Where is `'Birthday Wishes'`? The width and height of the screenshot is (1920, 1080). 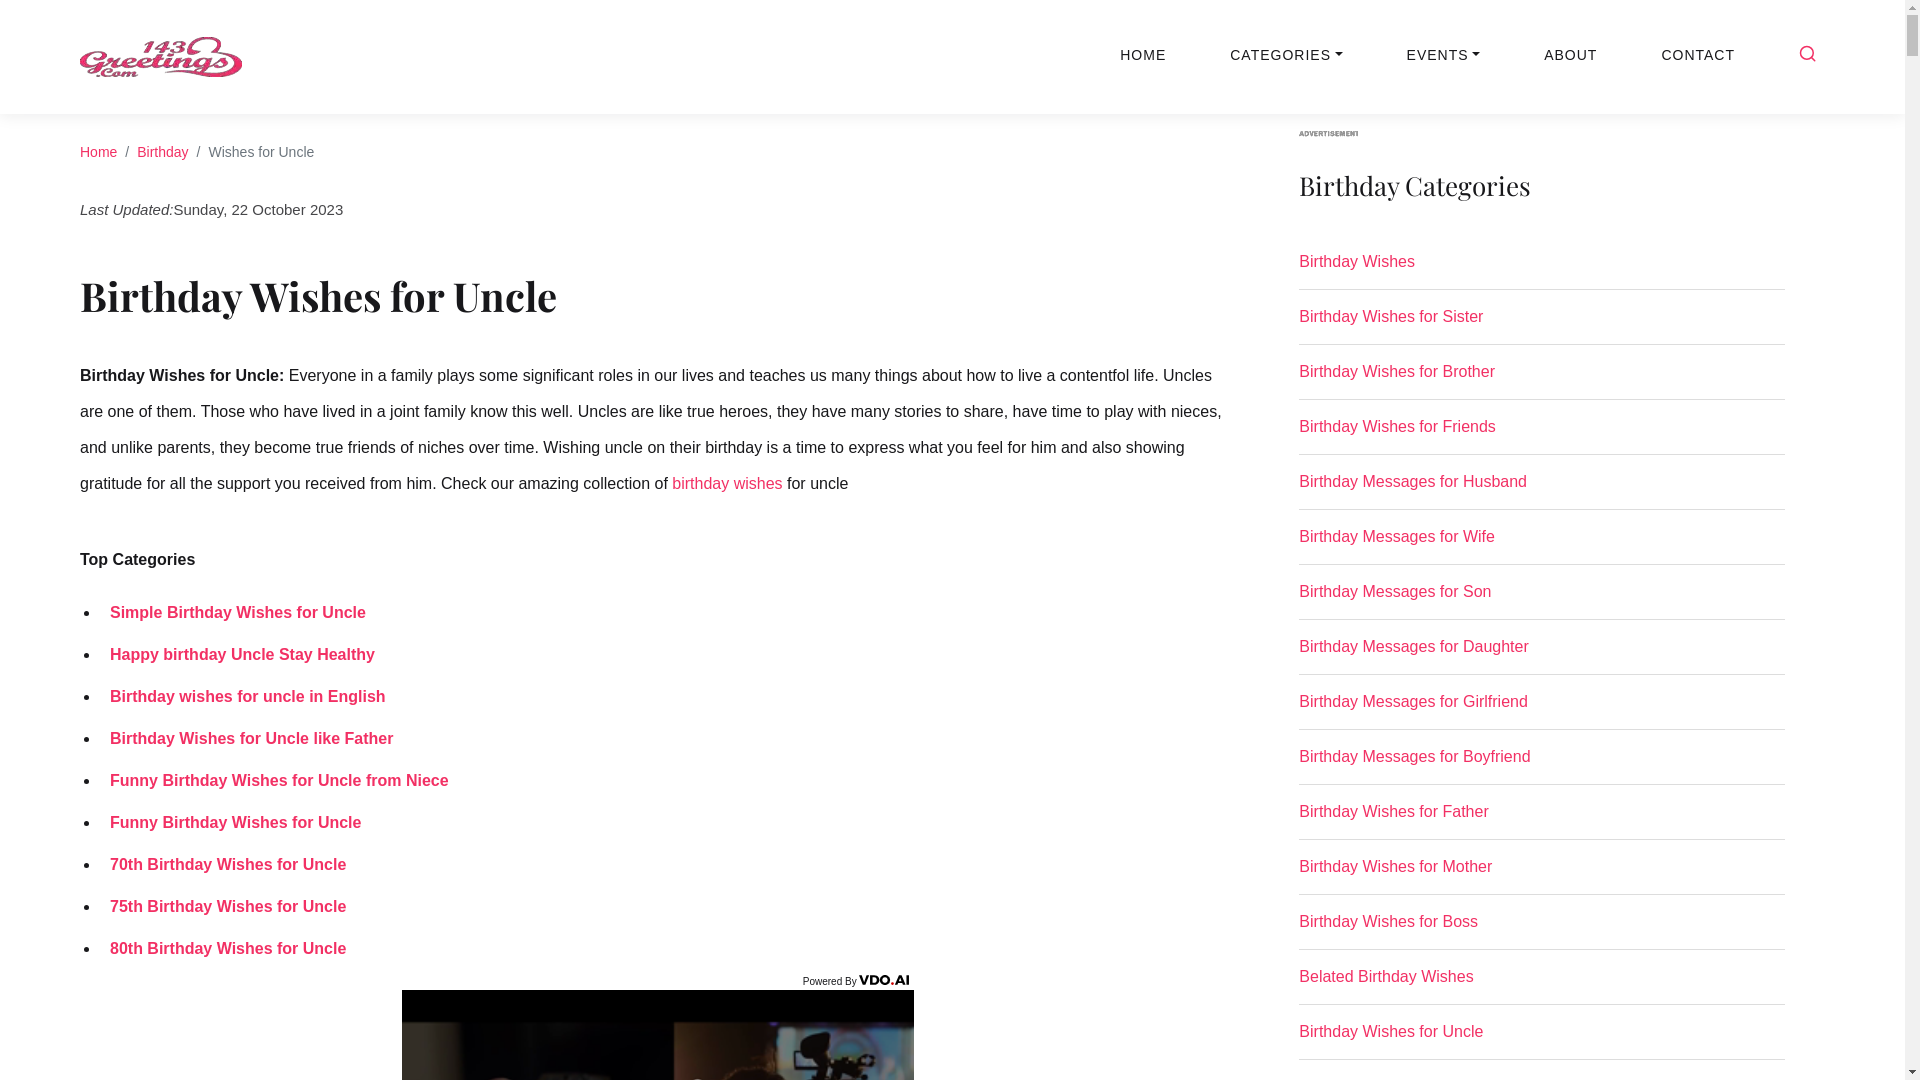 'Birthday Wishes' is located at coordinates (1540, 270).